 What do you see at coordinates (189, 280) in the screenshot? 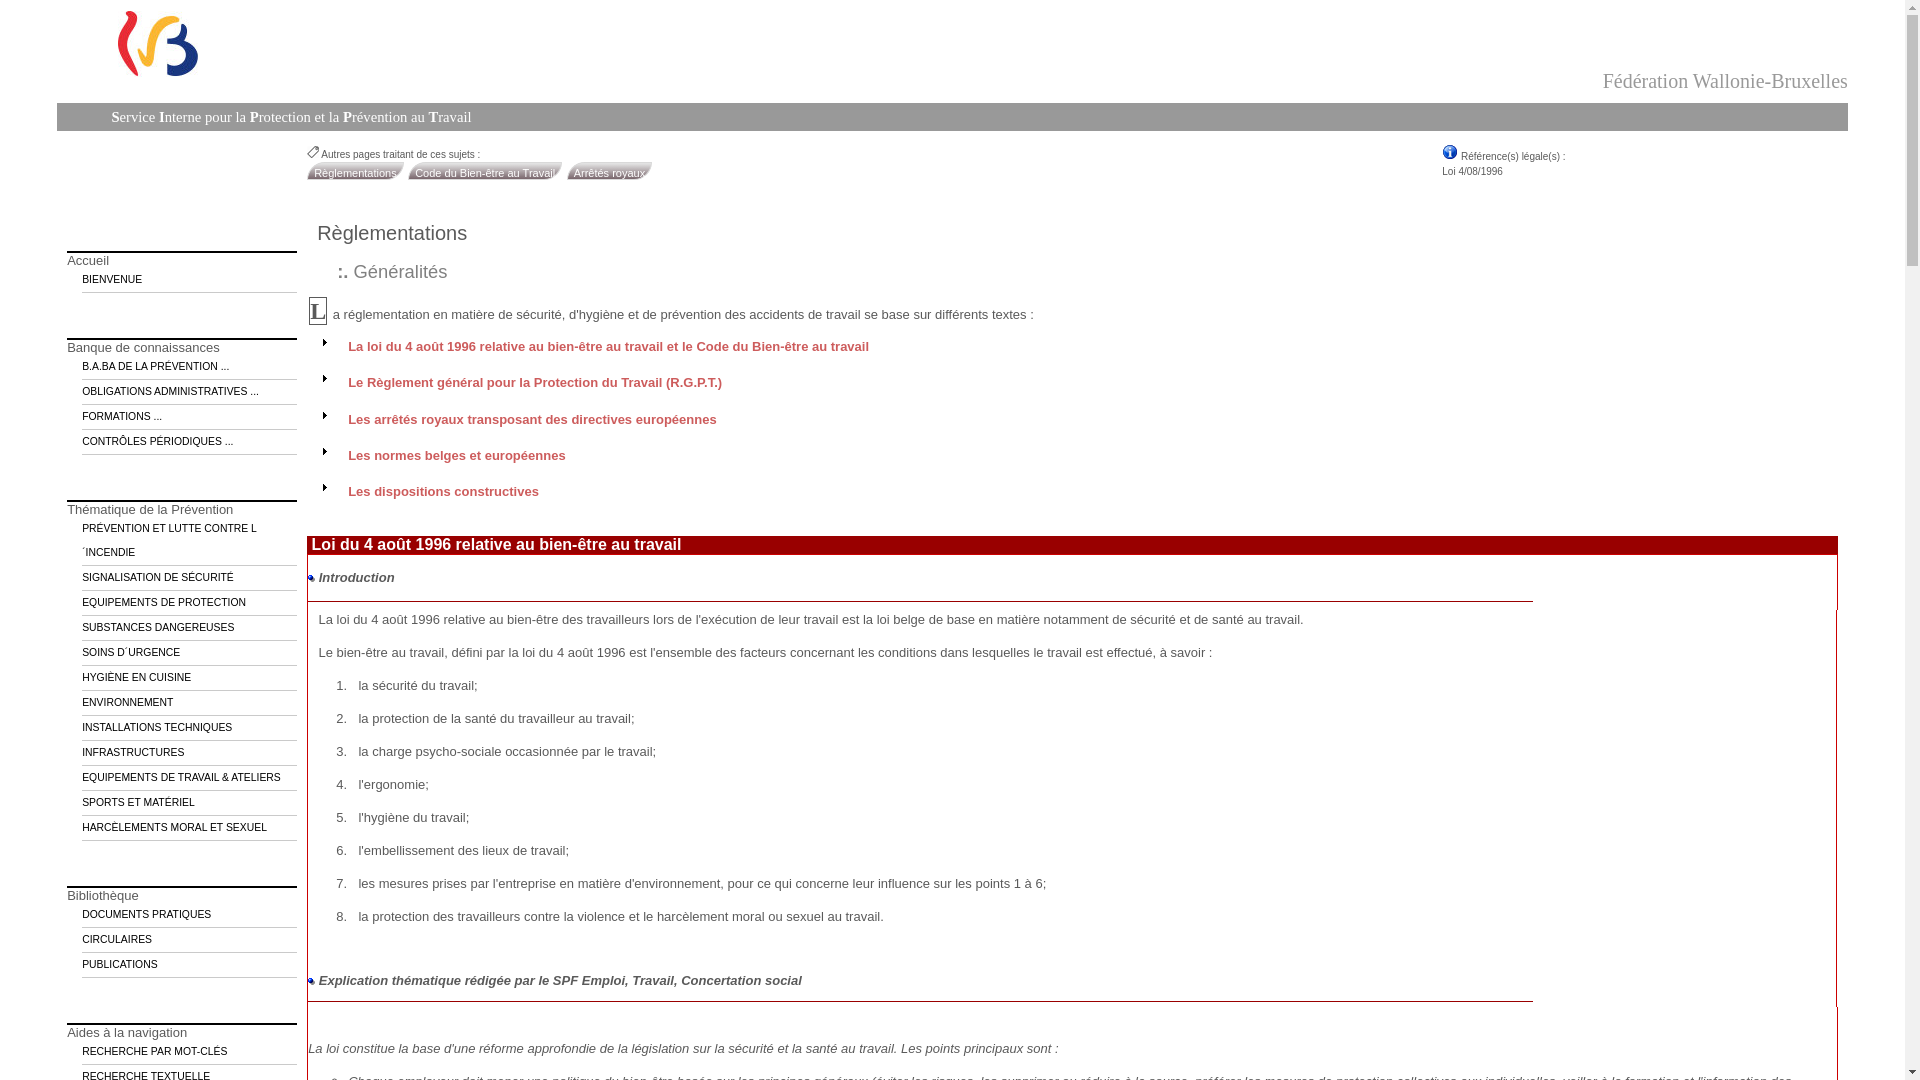
I see `'BIENVENUE'` at bounding box center [189, 280].